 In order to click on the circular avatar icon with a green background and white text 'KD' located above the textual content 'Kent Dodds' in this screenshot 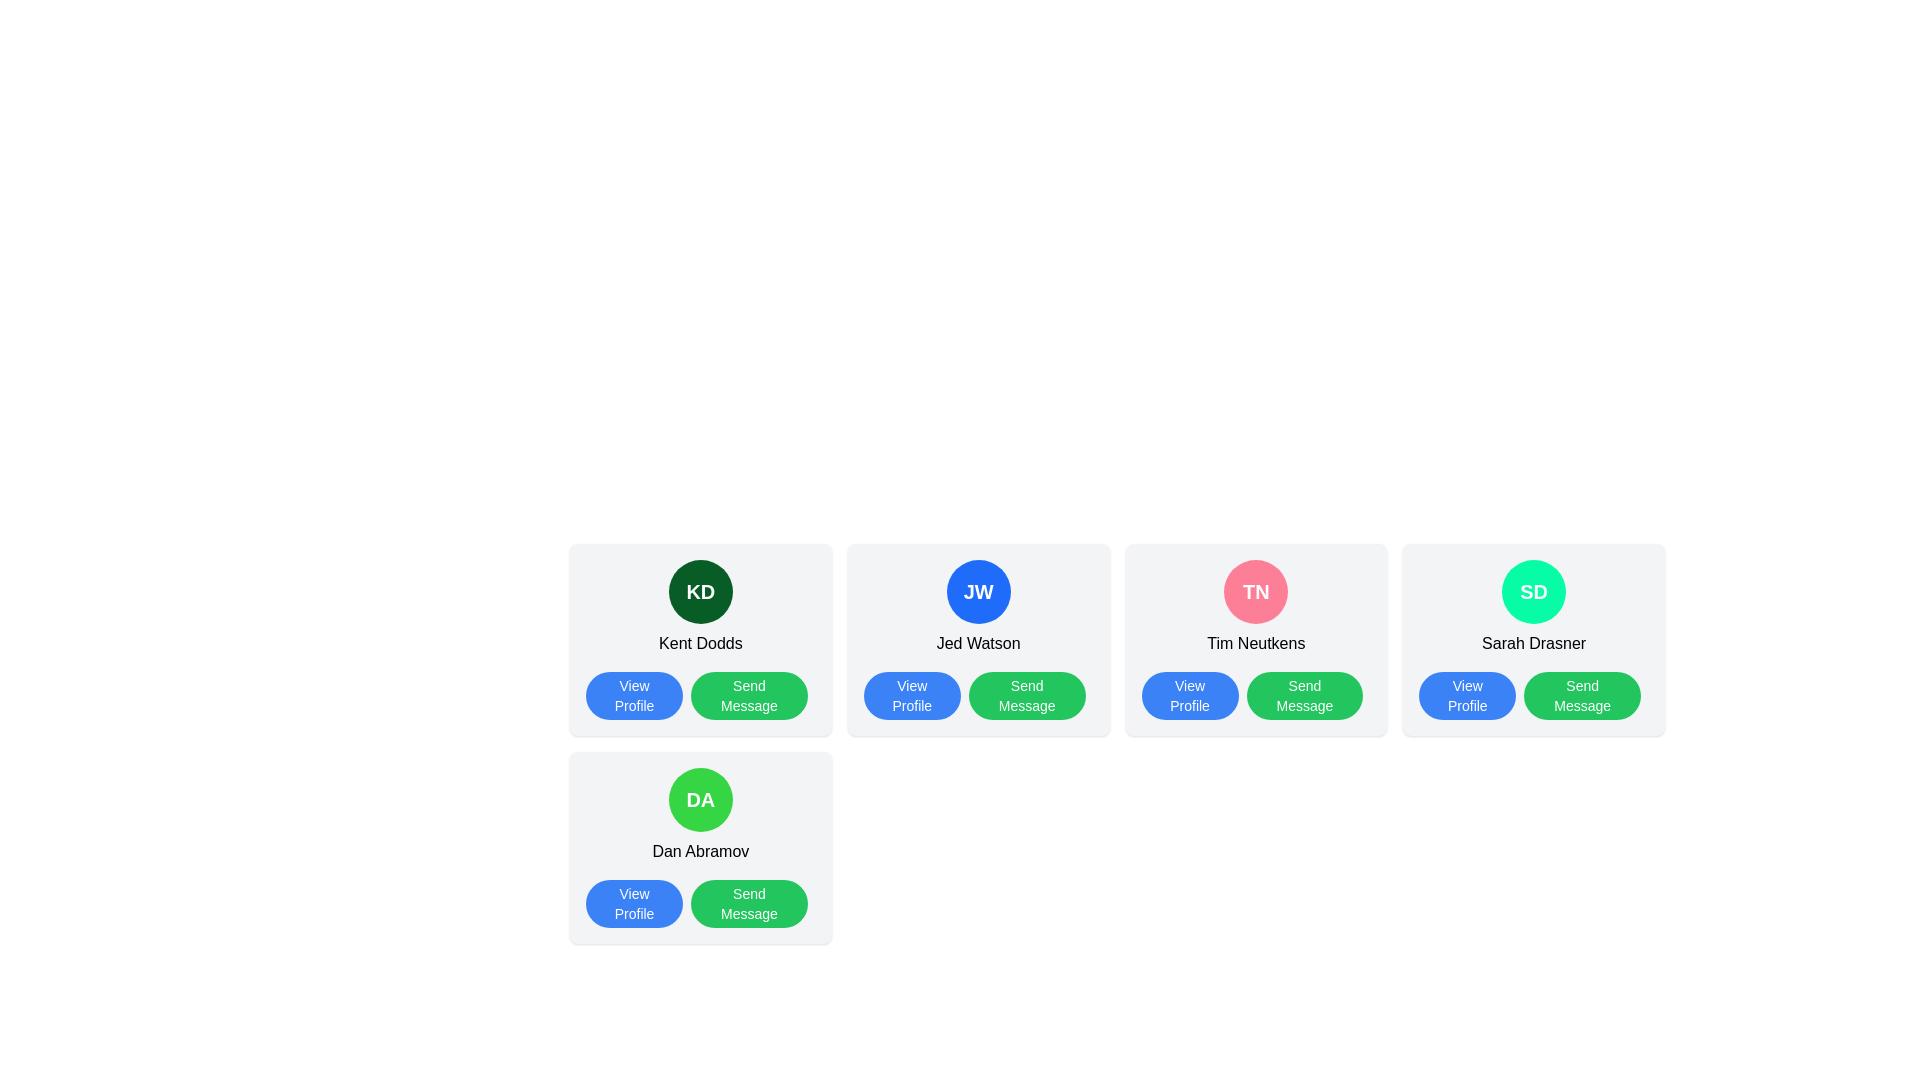, I will do `click(700, 590)`.